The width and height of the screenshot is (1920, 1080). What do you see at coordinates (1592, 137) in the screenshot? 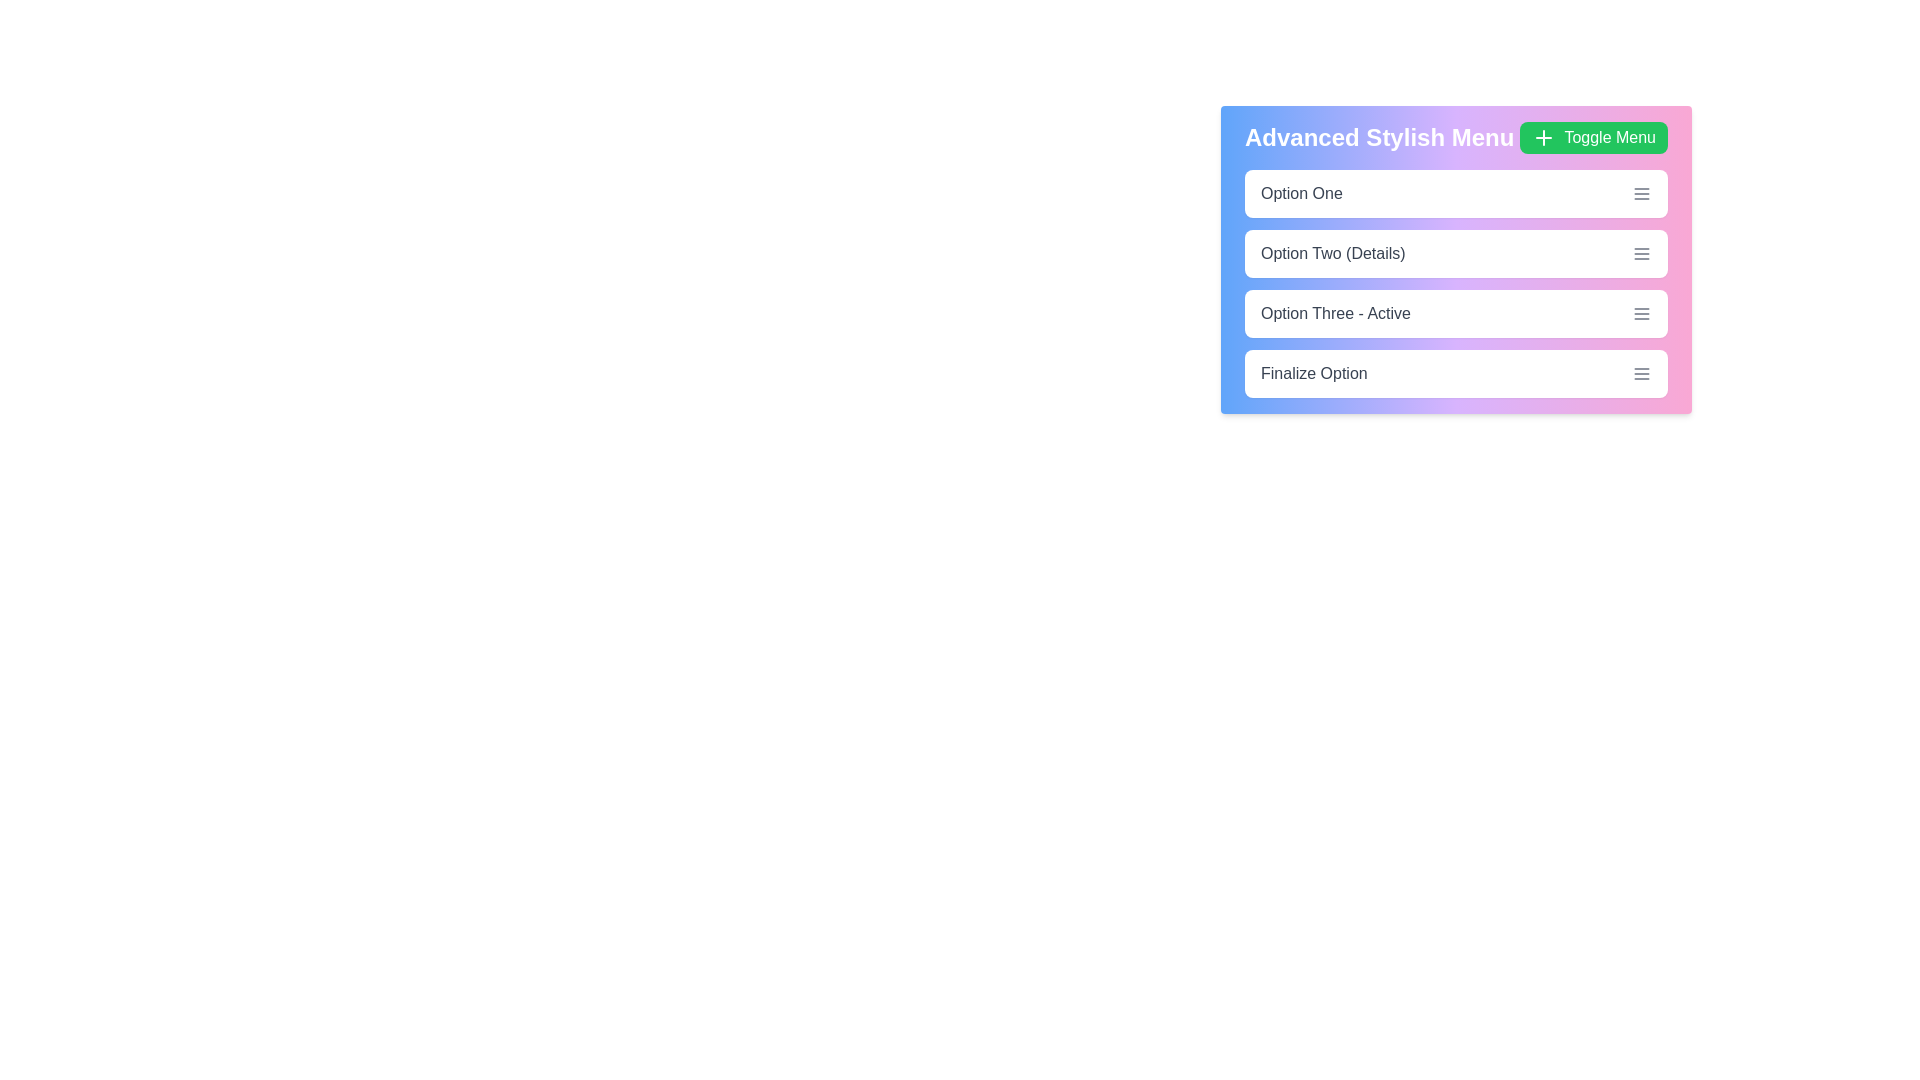
I see `the 'Toggle Menu' button to toggle the menu visibility` at bounding box center [1592, 137].